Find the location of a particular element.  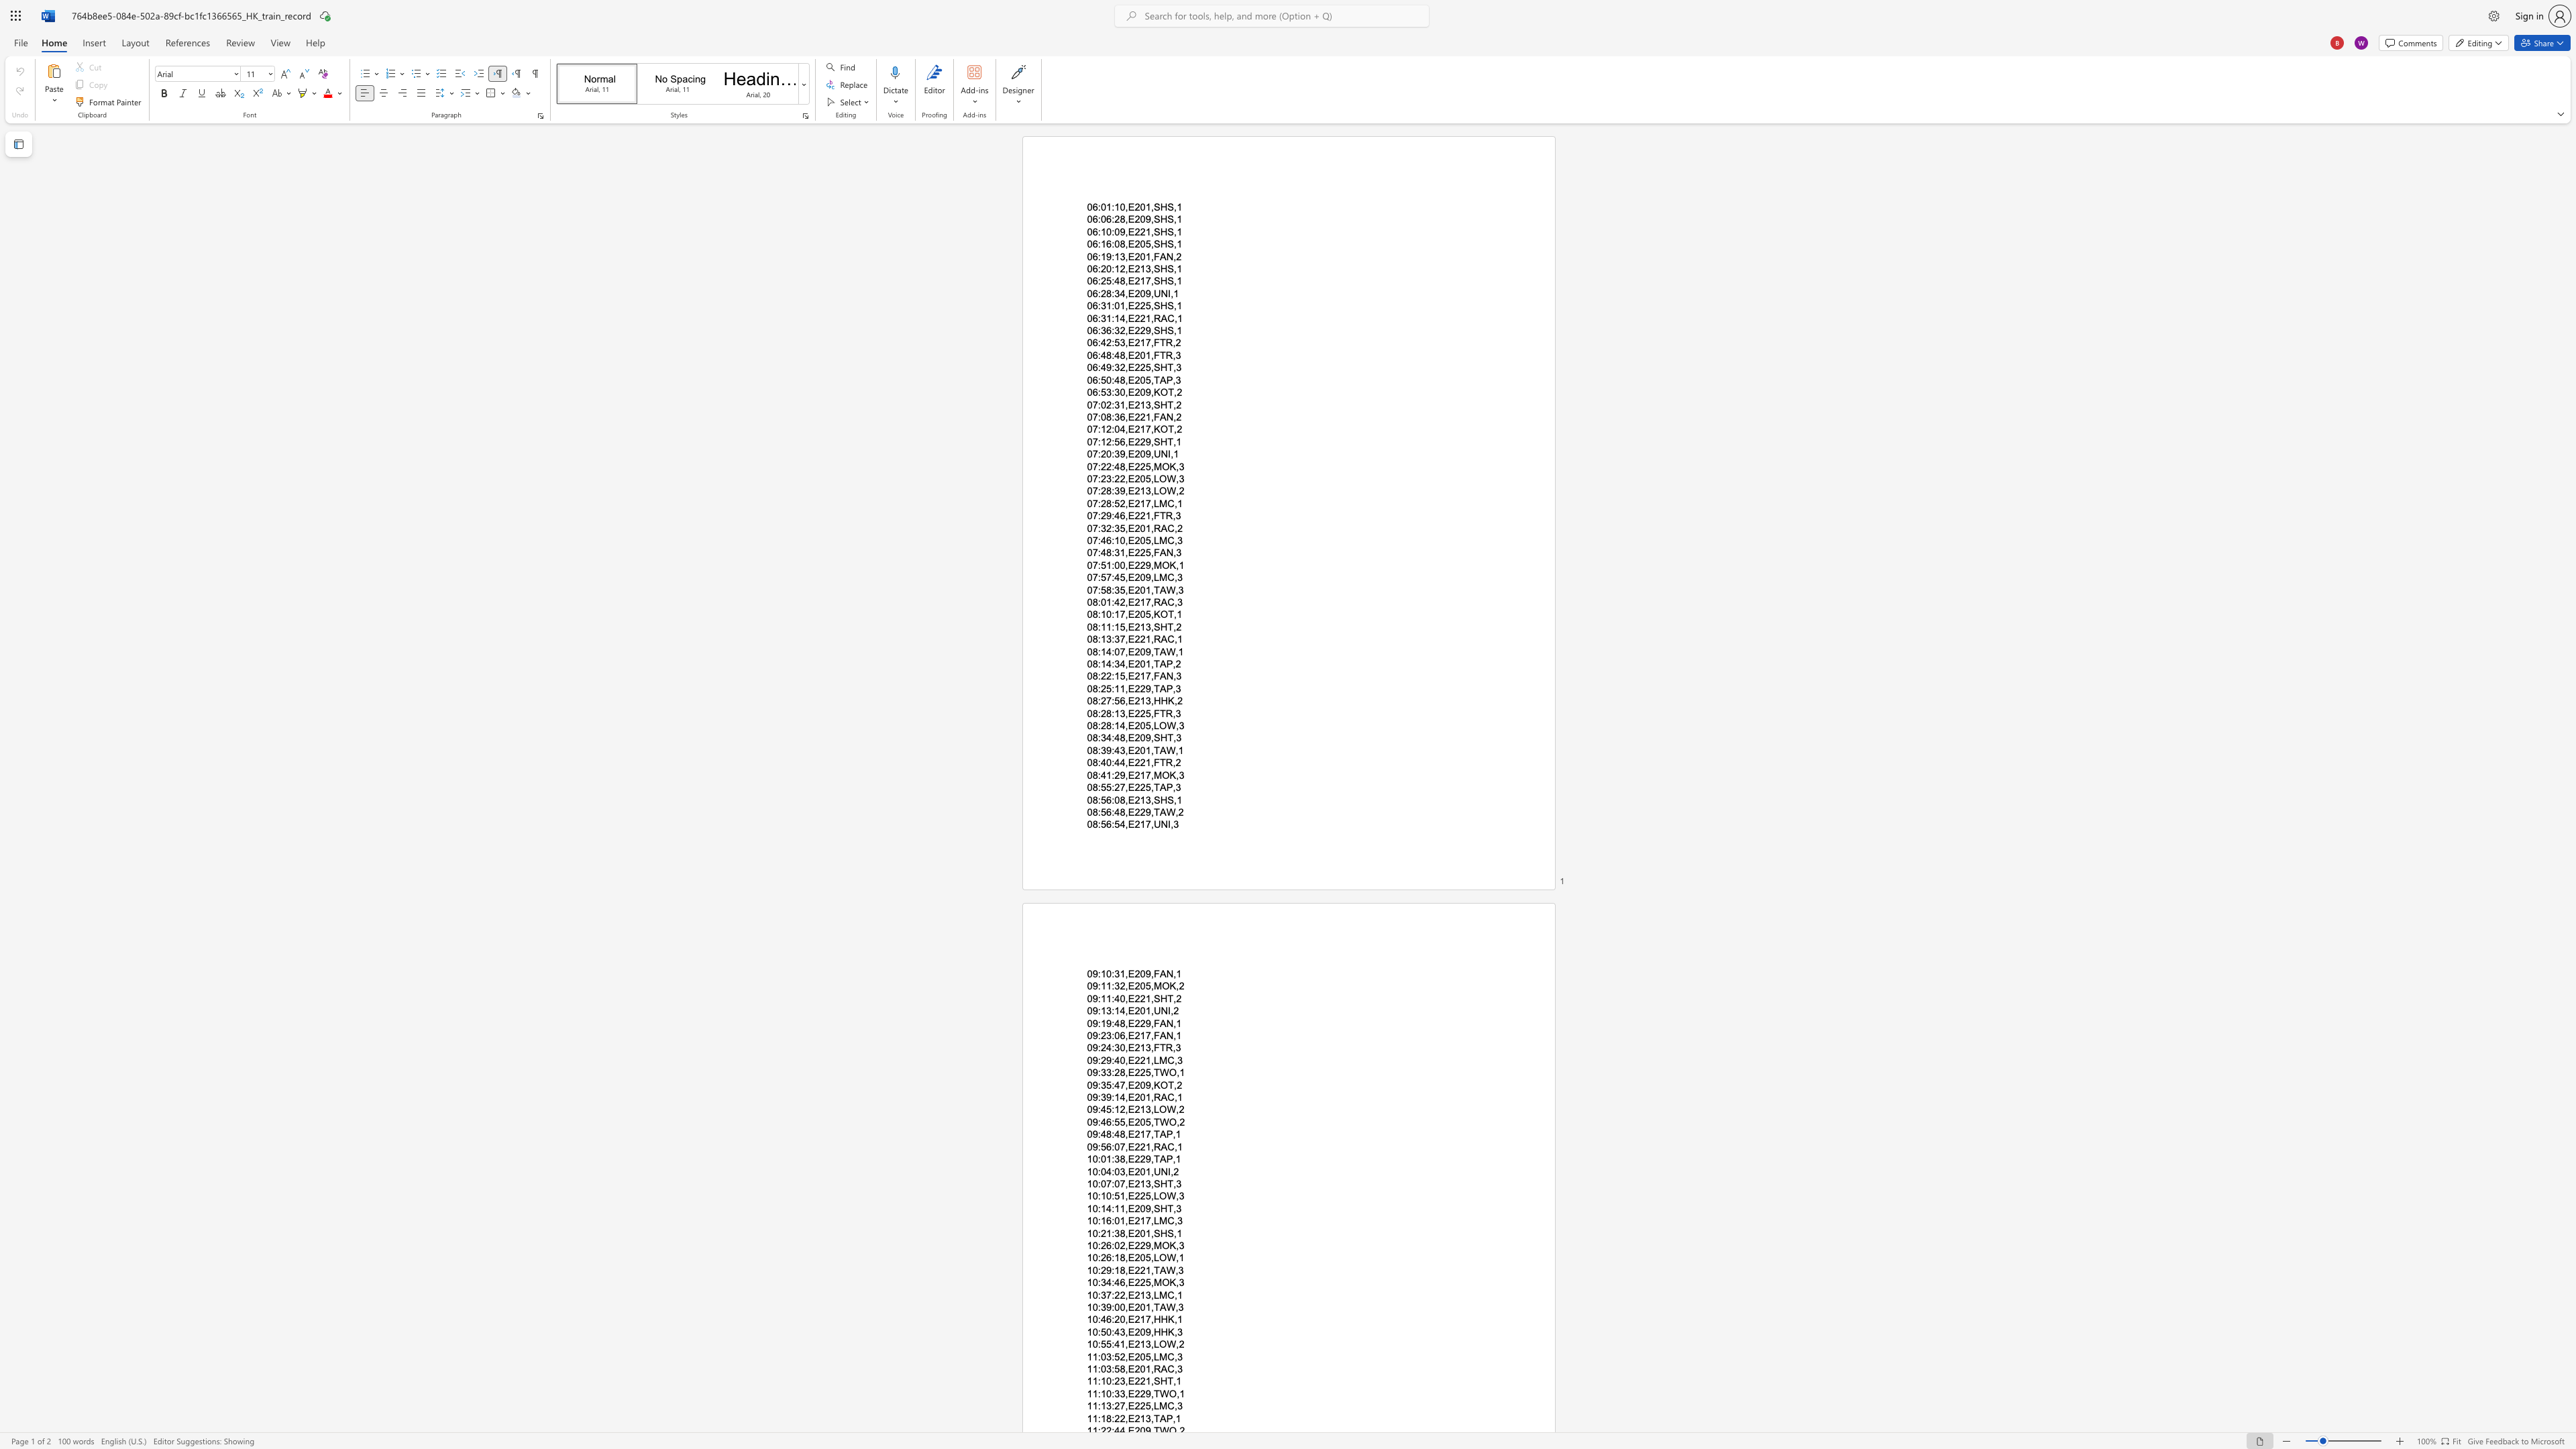

the space between the continuous character "2" and "2" in the text is located at coordinates (1138, 1393).